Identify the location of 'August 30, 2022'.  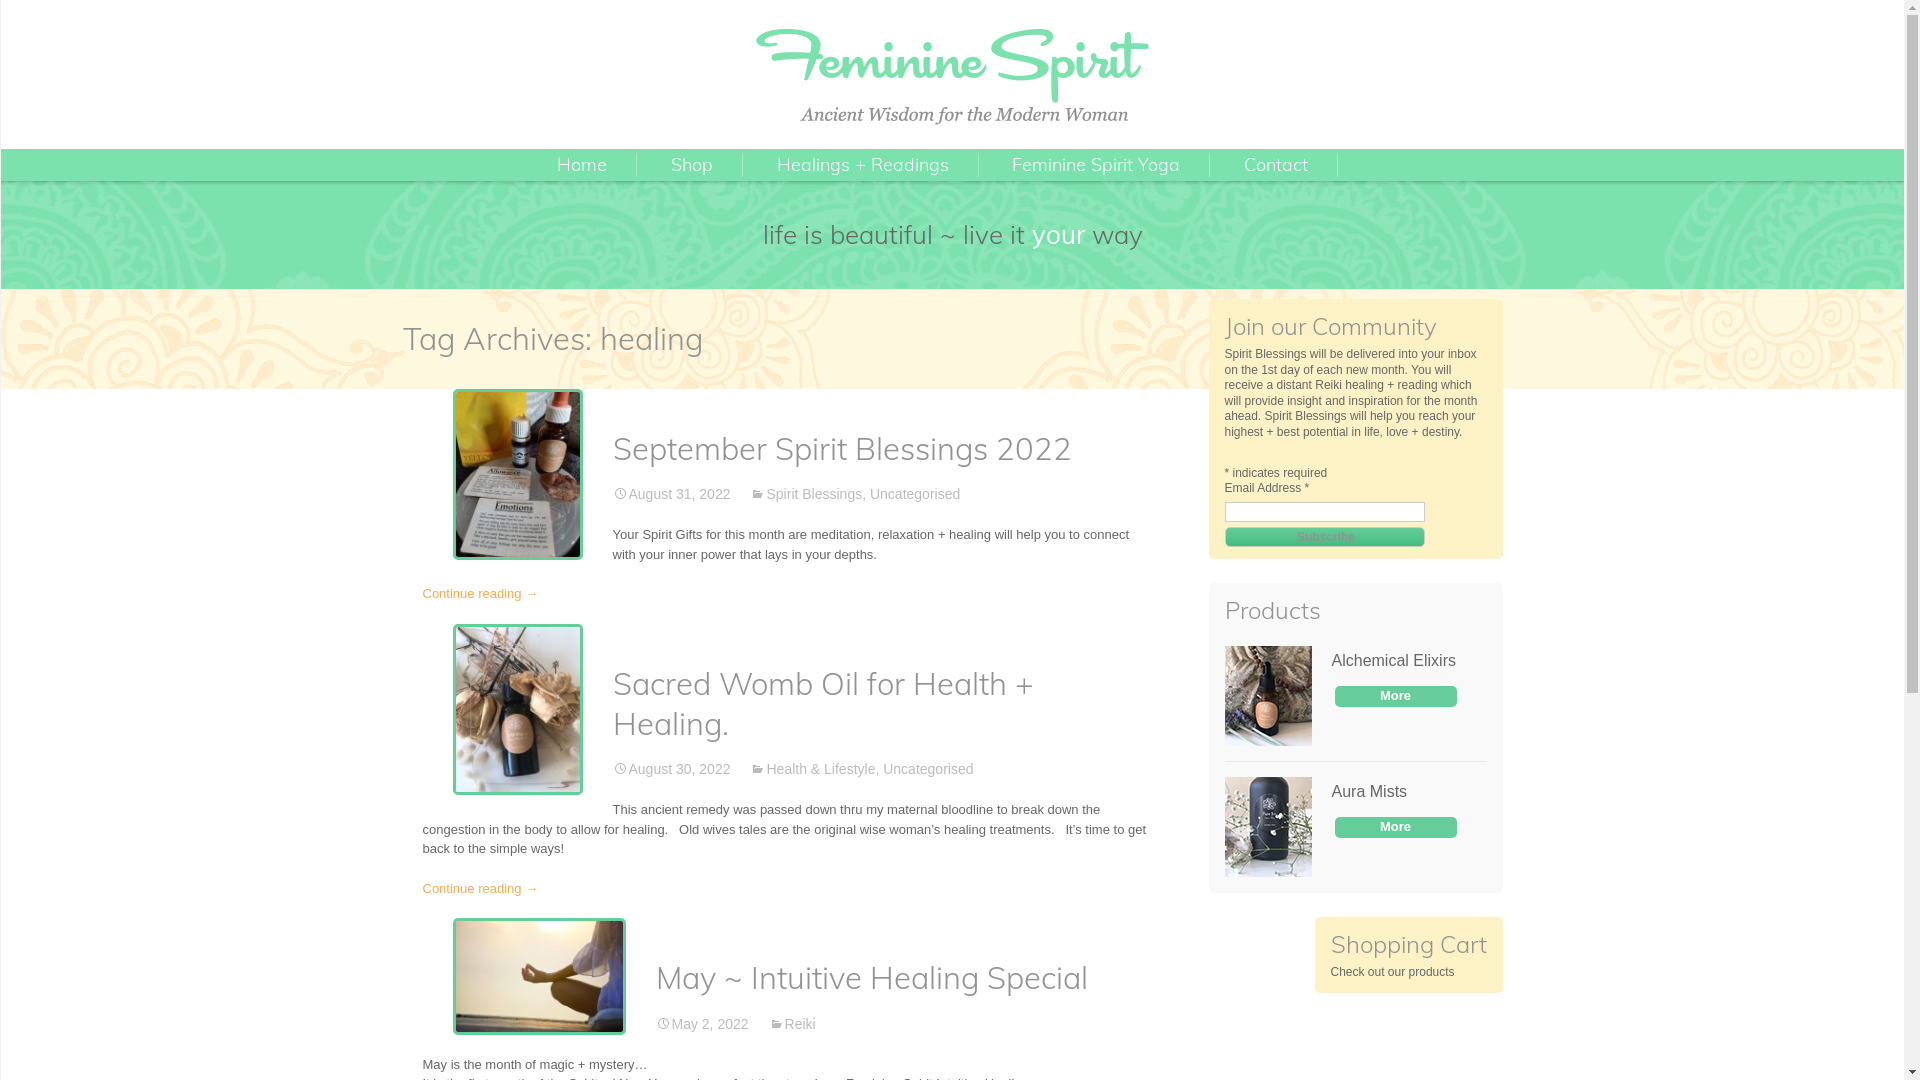
(671, 767).